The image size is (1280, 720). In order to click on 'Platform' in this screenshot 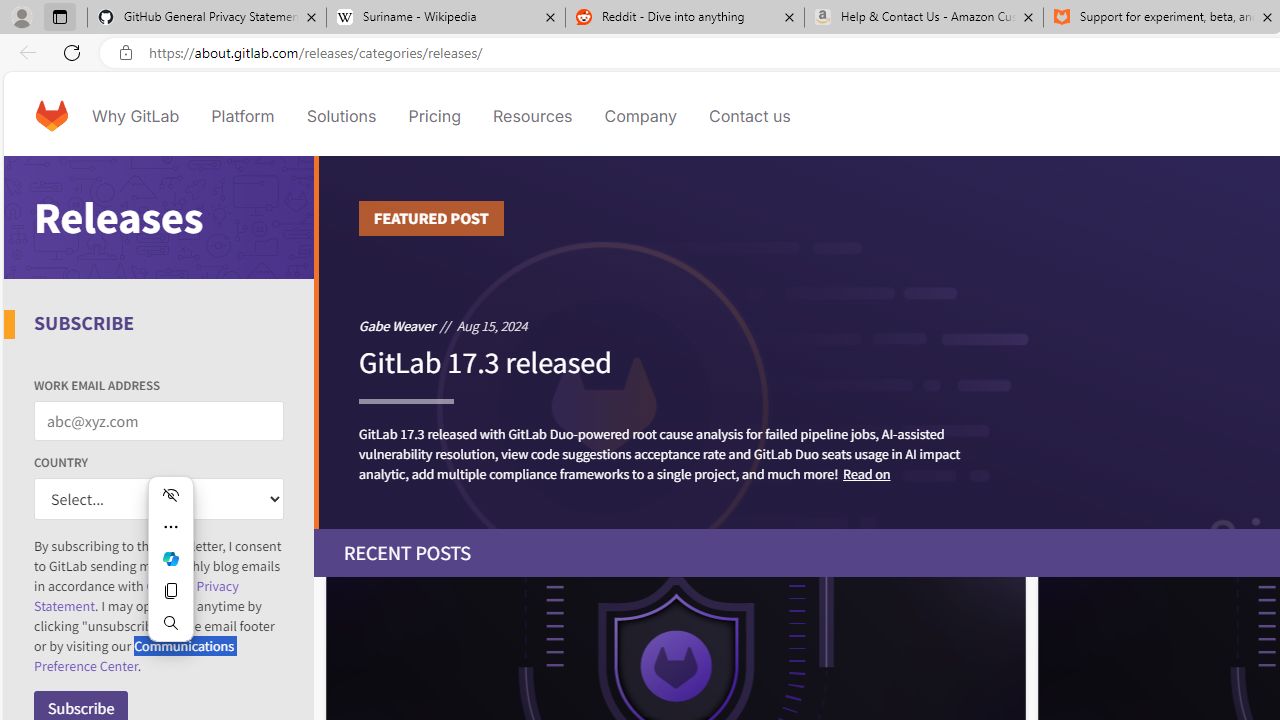, I will do `click(242, 115)`.